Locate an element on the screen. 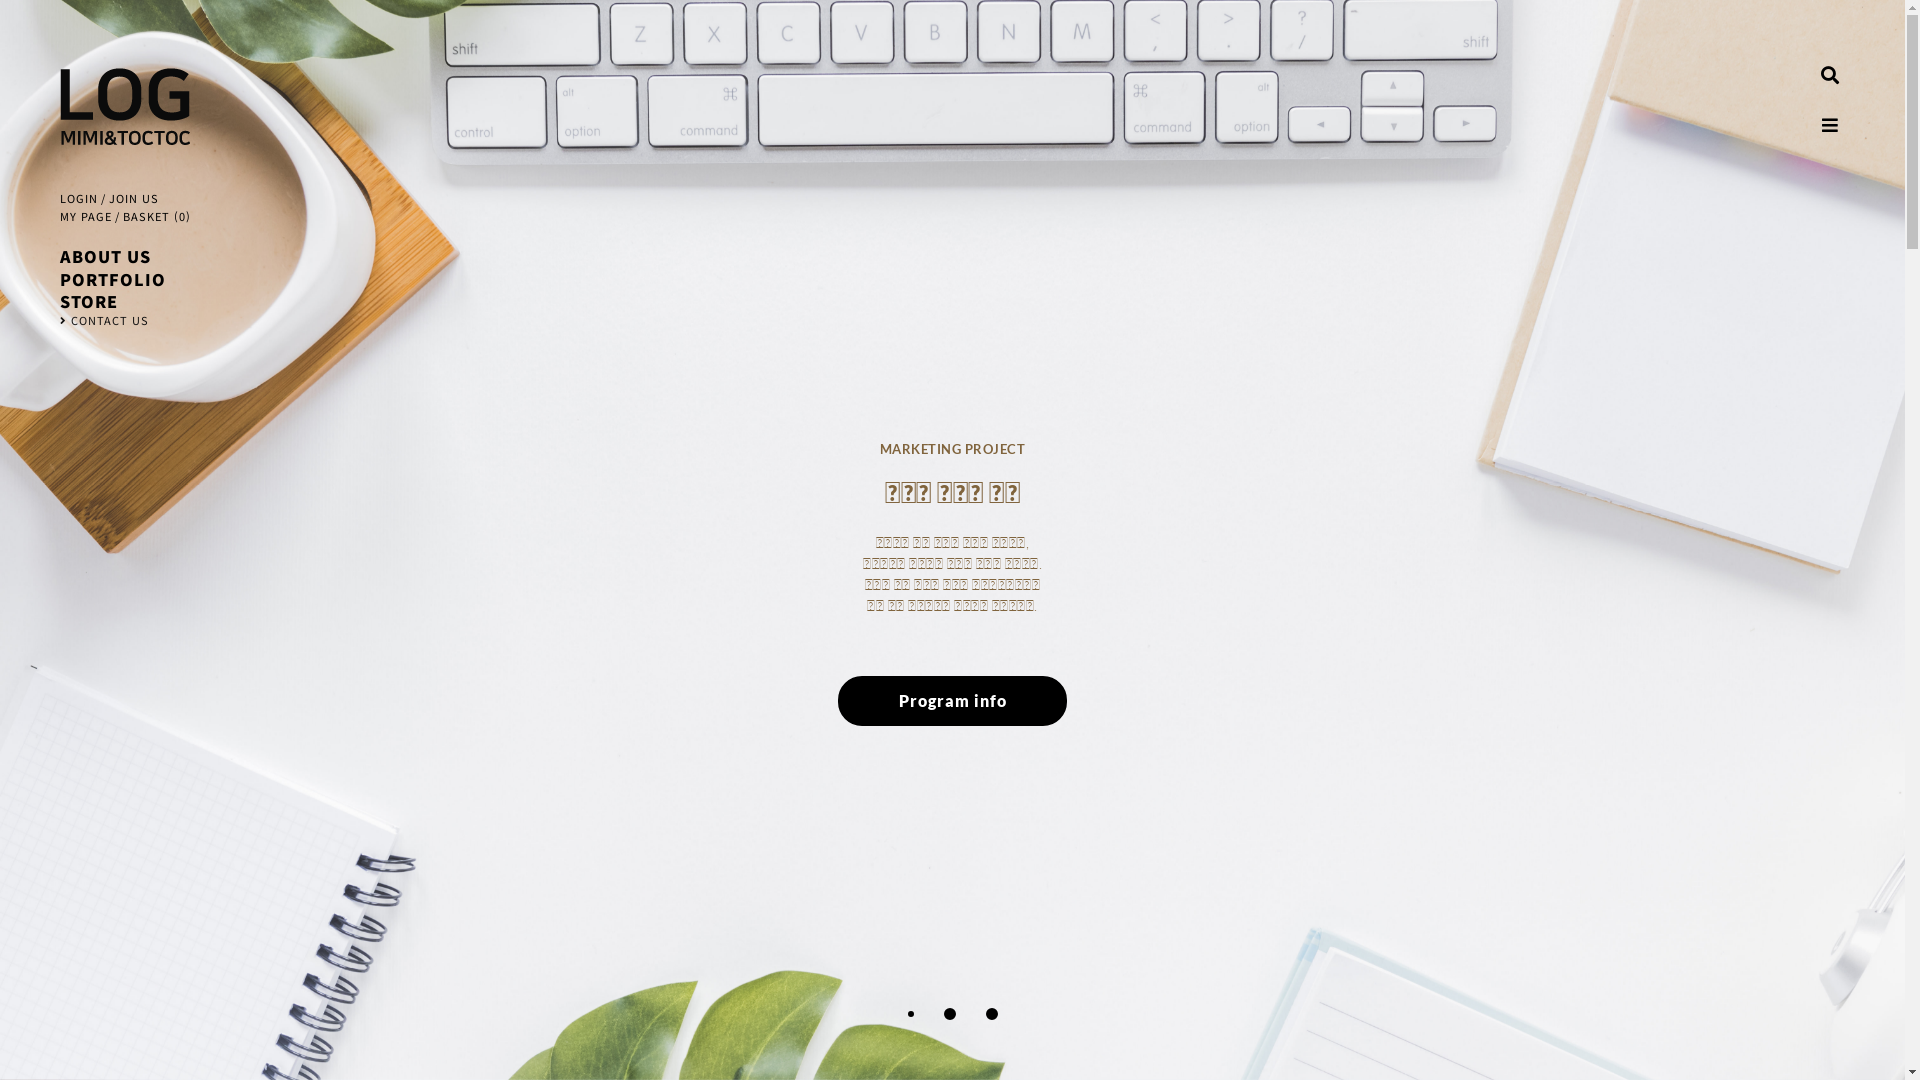 The image size is (1920, 1080). 'LOGIN' is located at coordinates (78, 199).